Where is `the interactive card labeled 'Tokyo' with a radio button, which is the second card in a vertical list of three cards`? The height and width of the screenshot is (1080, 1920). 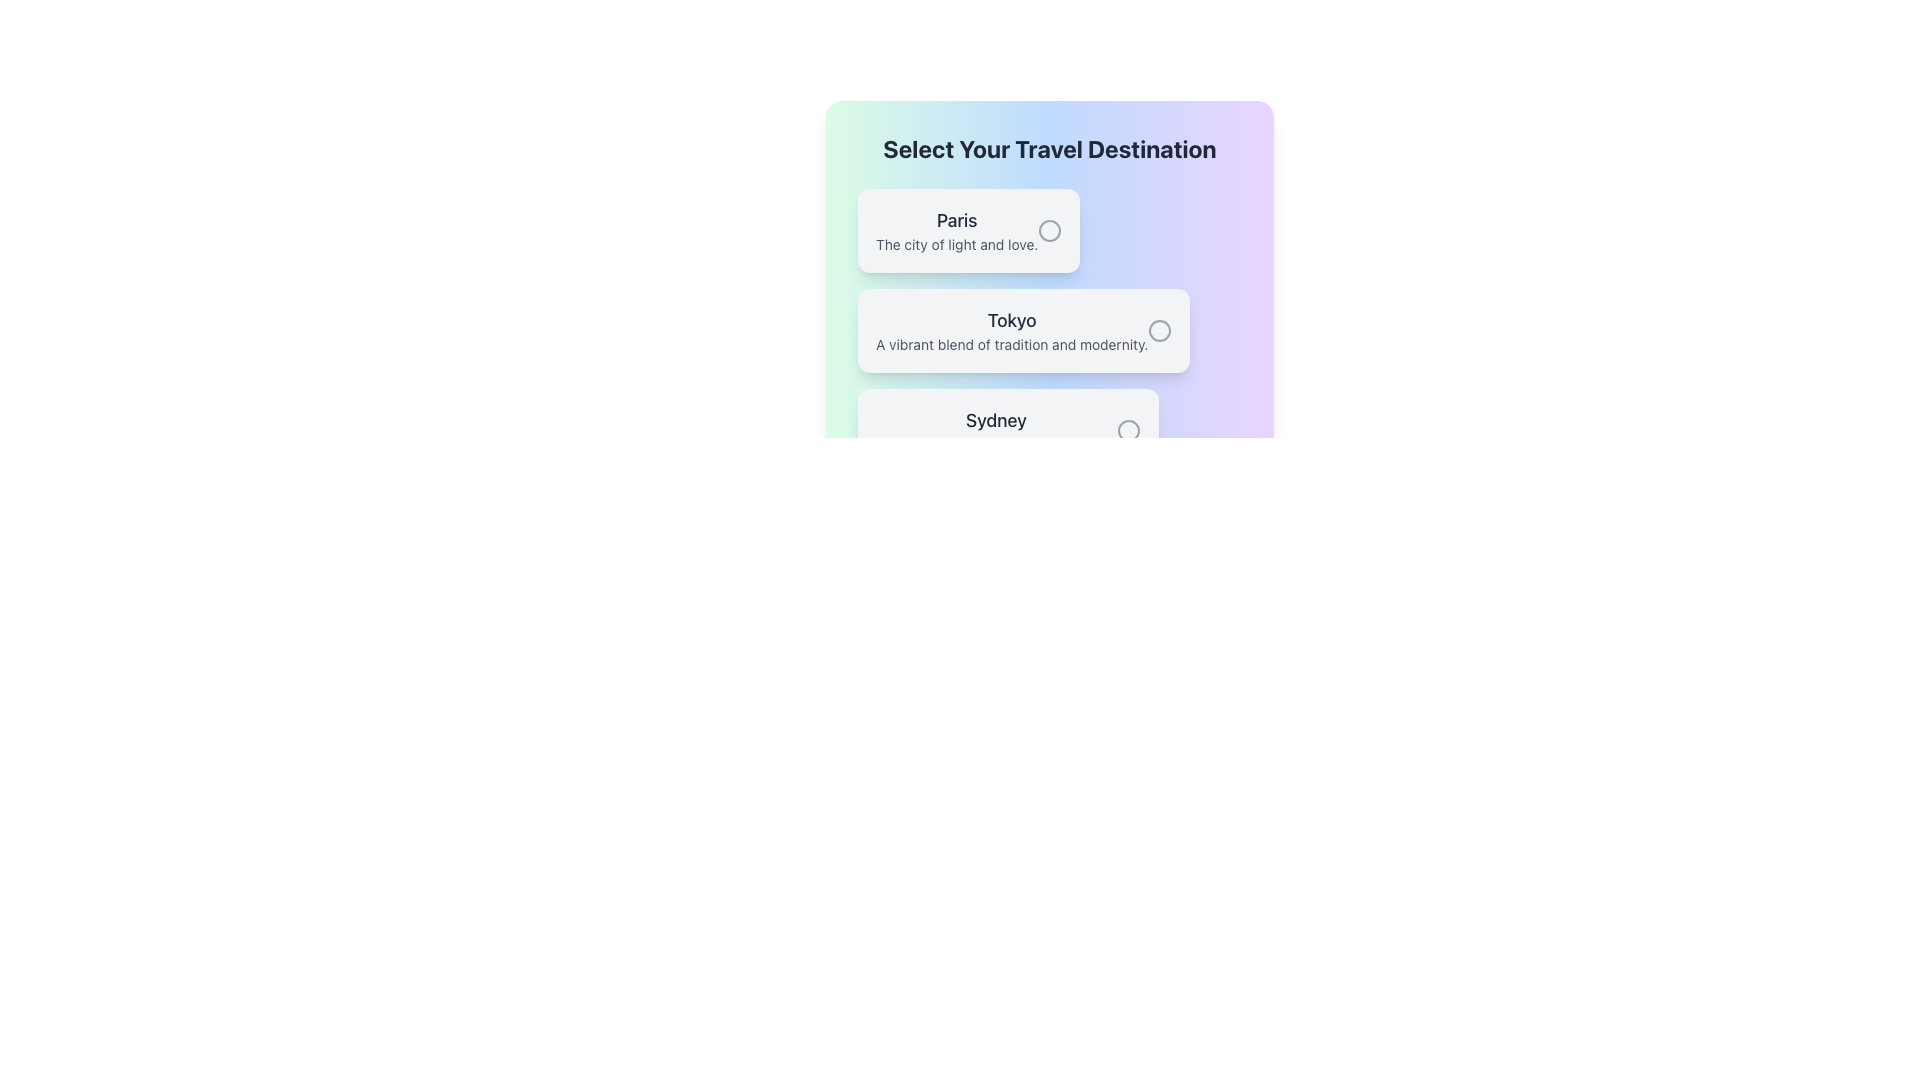 the interactive card labeled 'Tokyo' with a radio button, which is the second card in a vertical list of three cards is located at coordinates (1024, 330).